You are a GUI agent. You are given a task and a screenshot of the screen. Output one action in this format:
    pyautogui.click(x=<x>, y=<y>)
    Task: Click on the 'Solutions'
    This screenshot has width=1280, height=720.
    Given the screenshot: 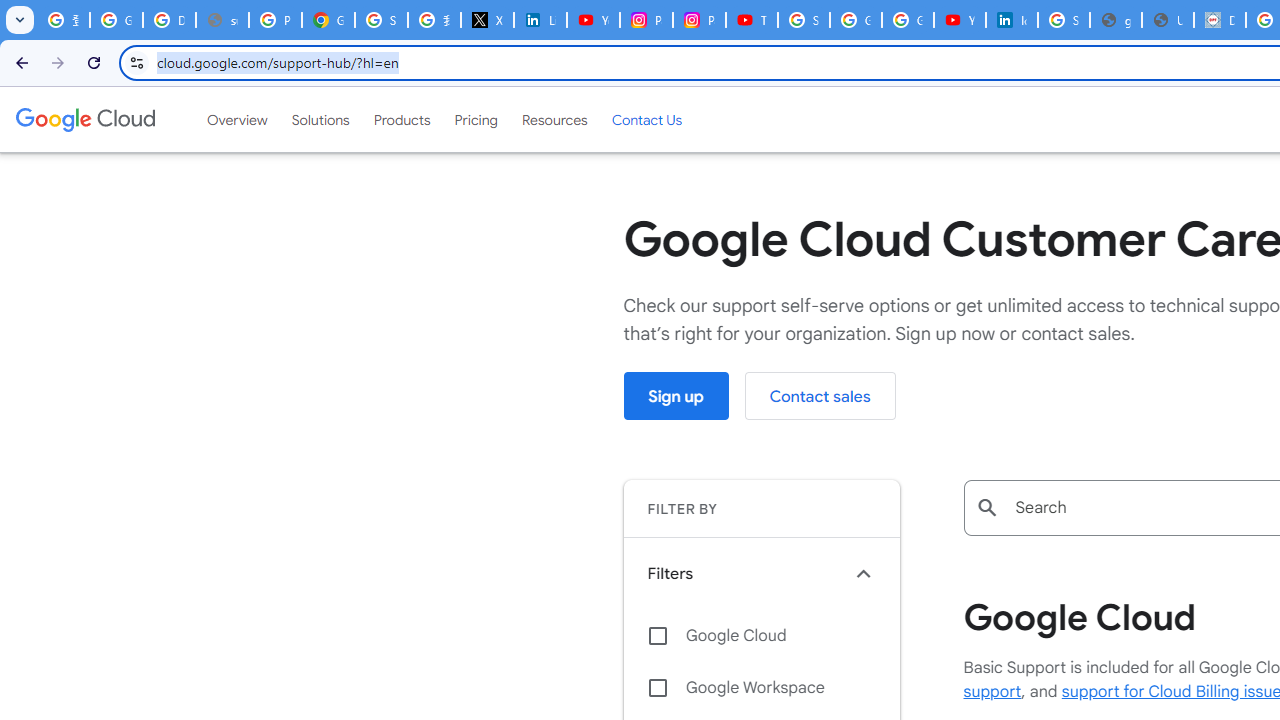 What is the action you would take?
    pyautogui.click(x=320, y=119)
    